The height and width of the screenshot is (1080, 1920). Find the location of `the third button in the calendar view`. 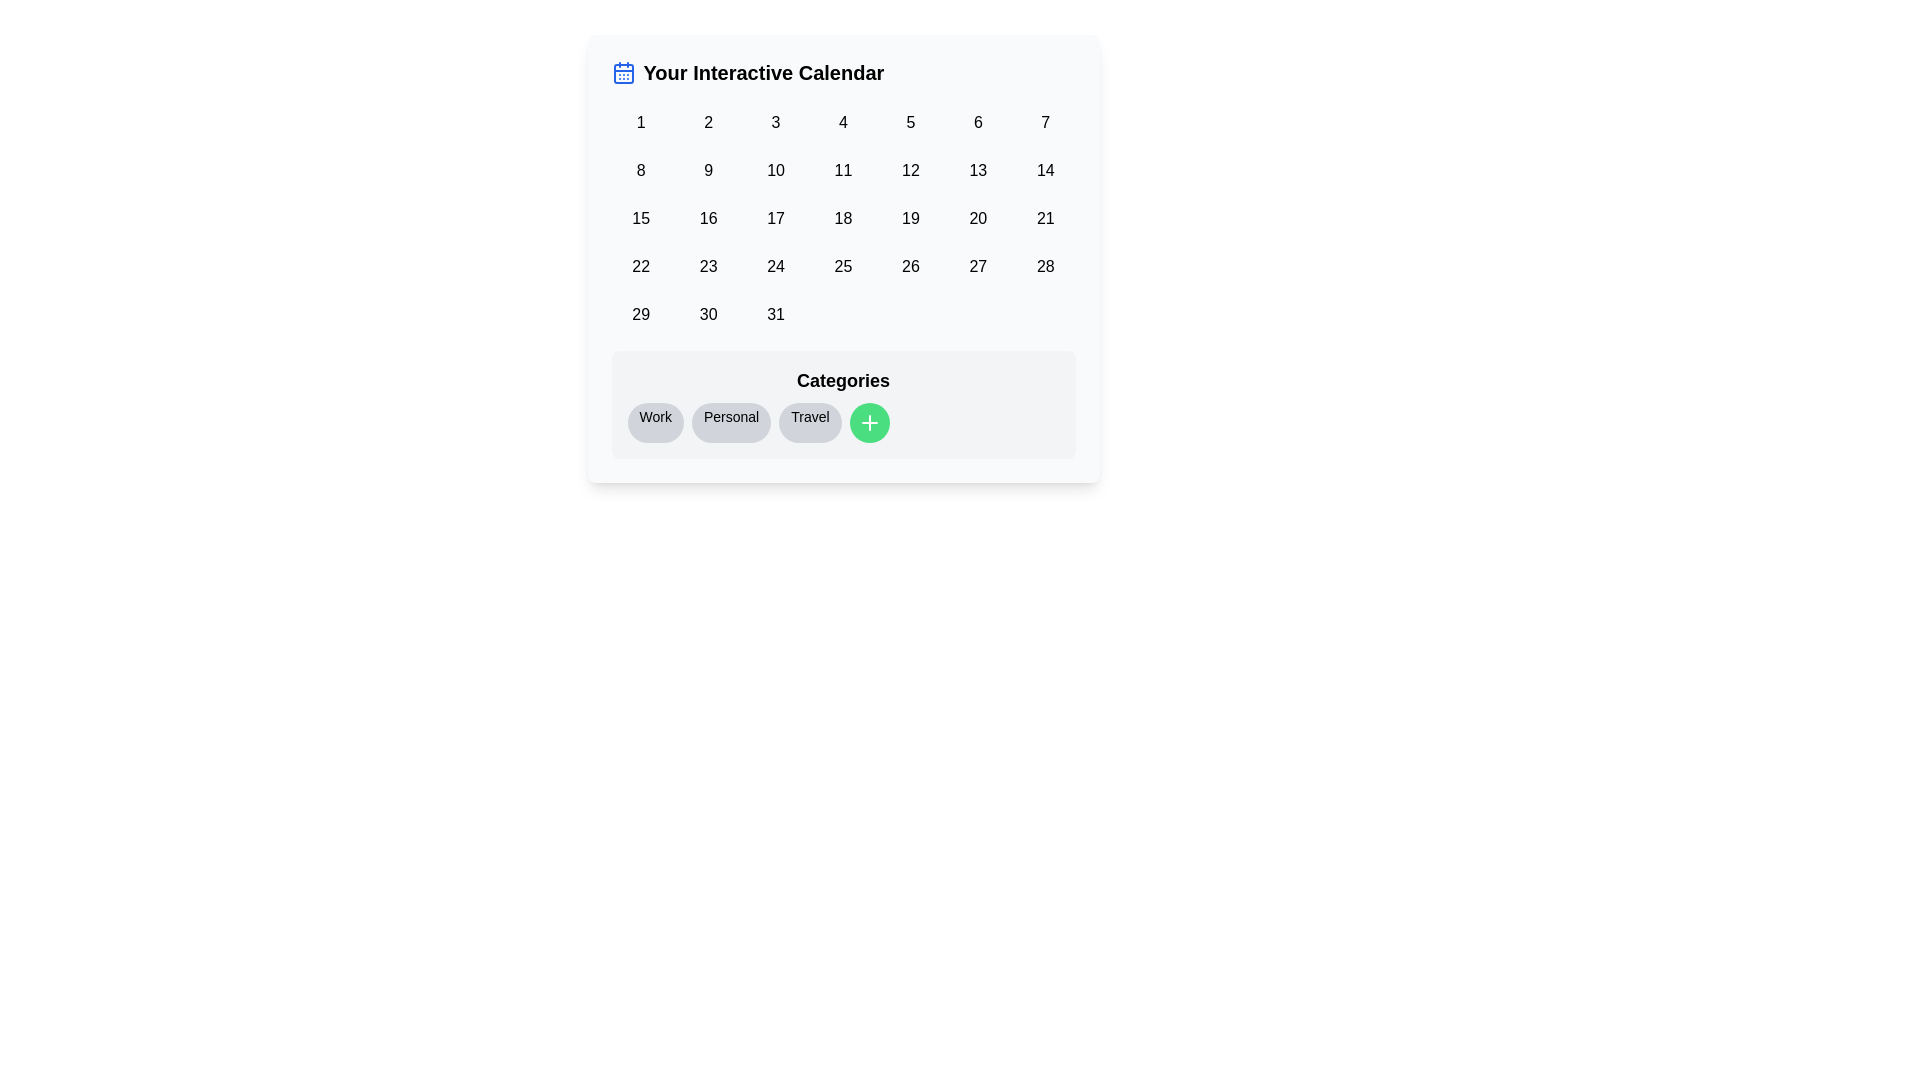

the third button in the calendar view is located at coordinates (775, 123).